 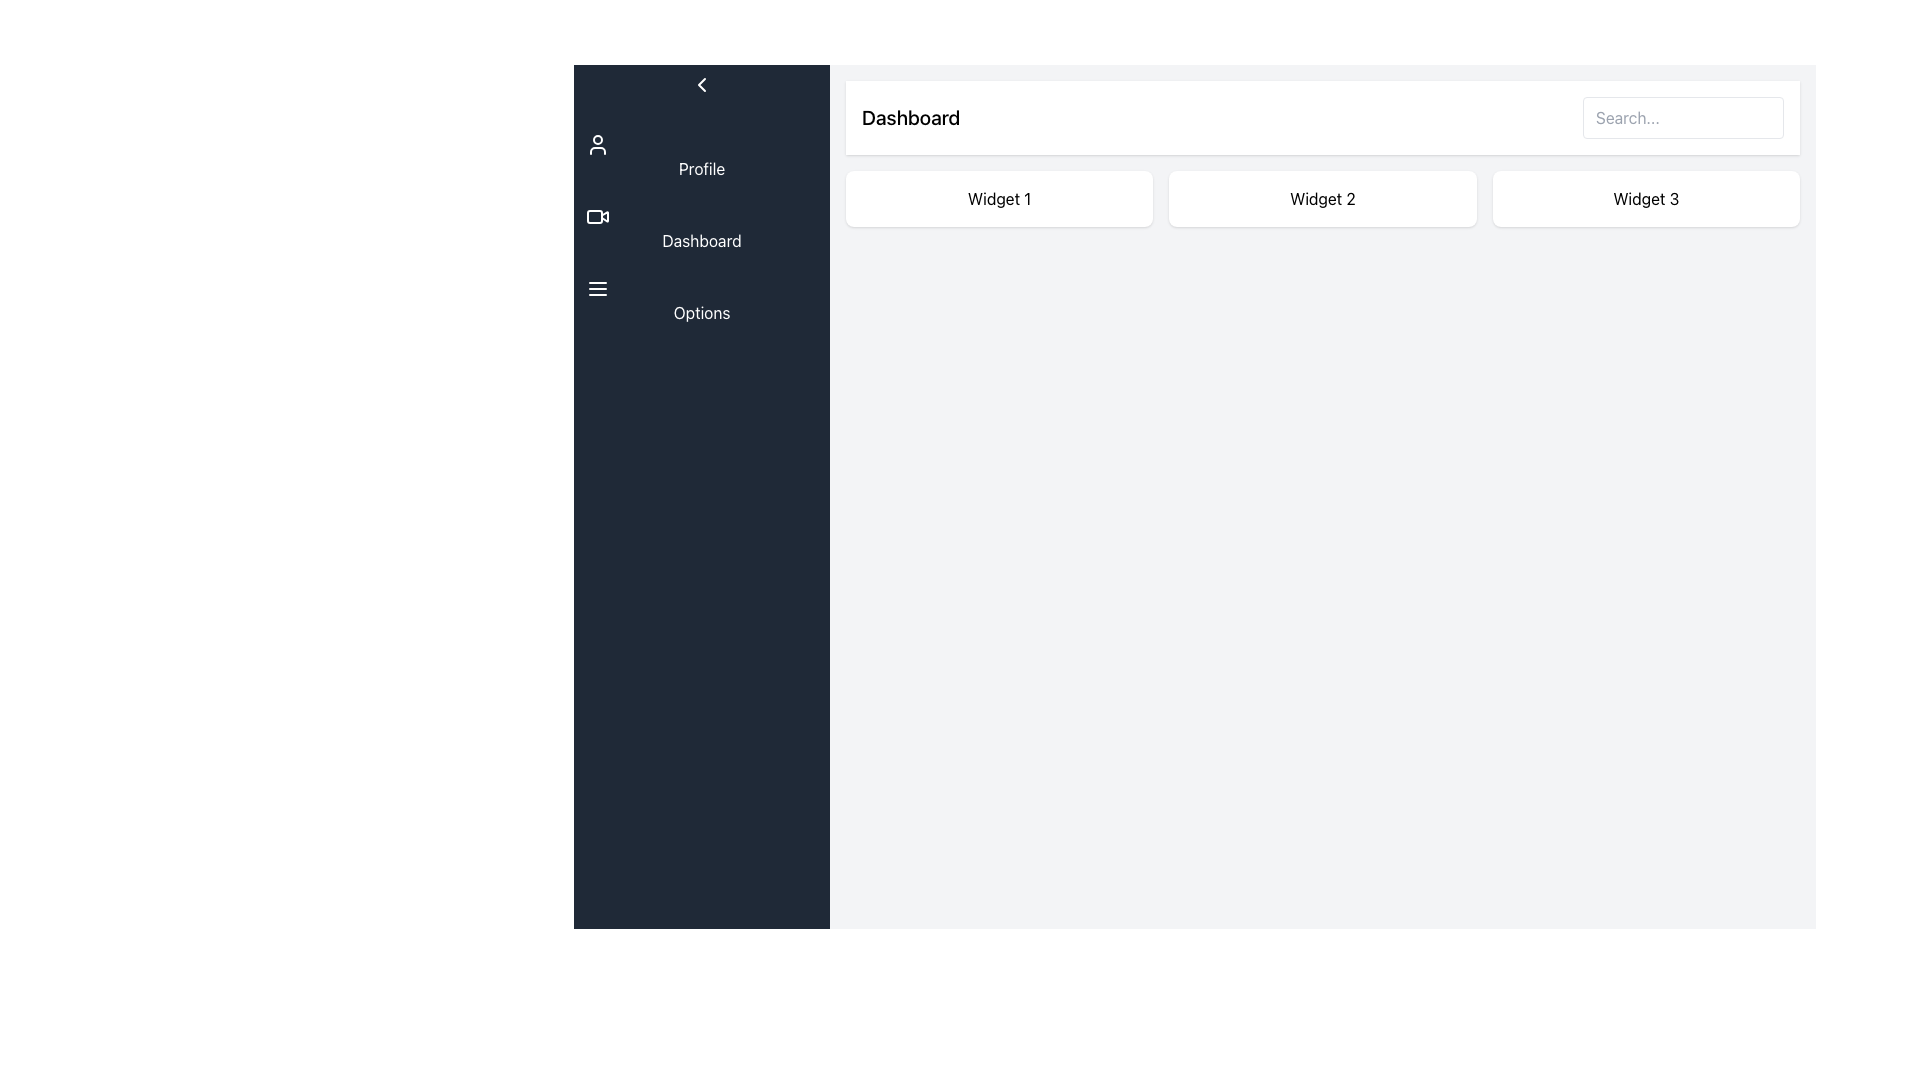 What do you see at coordinates (910, 118) in the screenshot?
I see `the 'Dashboard' text label located in the upper-left section of the central content area, which serves as the title for the current page` at bounding box center [910, 118].